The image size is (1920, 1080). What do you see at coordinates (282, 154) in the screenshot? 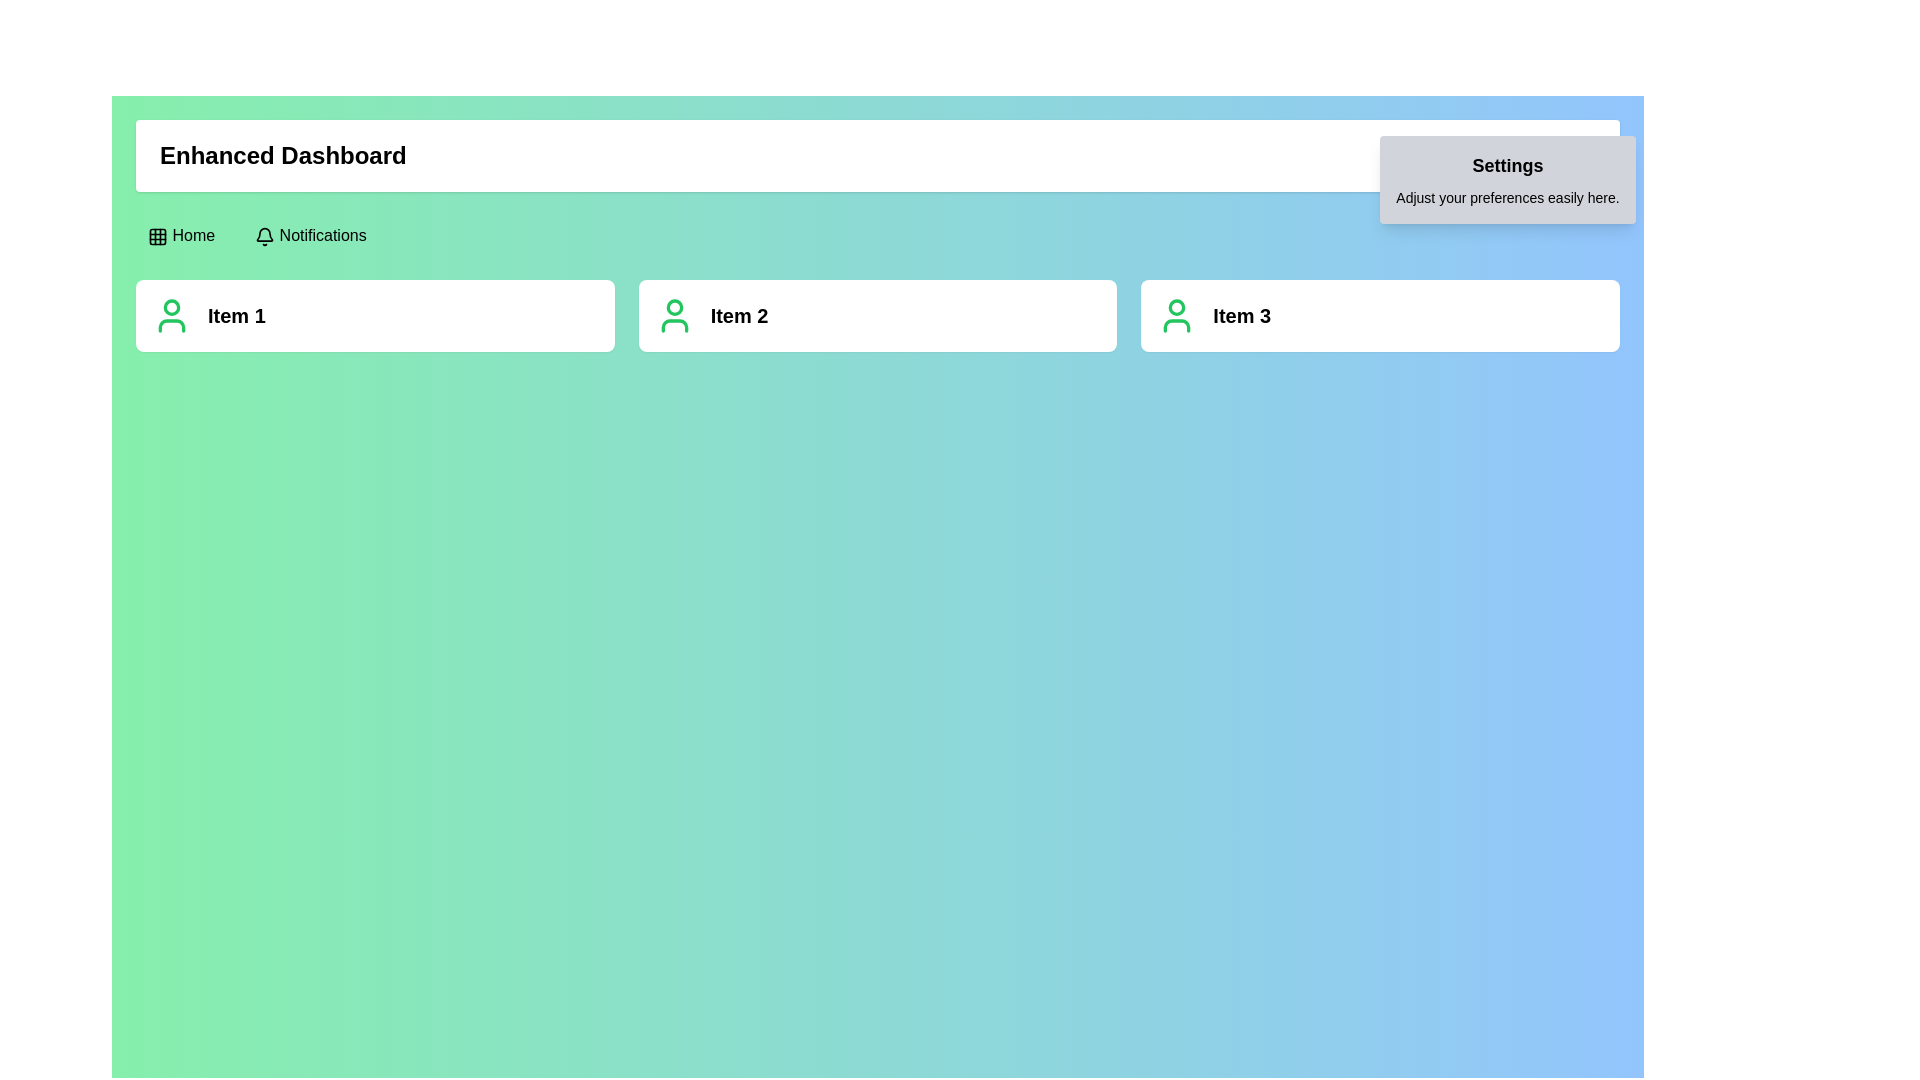
I see `the header text label indicating the current view or section of the application, located towards the left in the header section of the interface` at bounding box center [282, 154].